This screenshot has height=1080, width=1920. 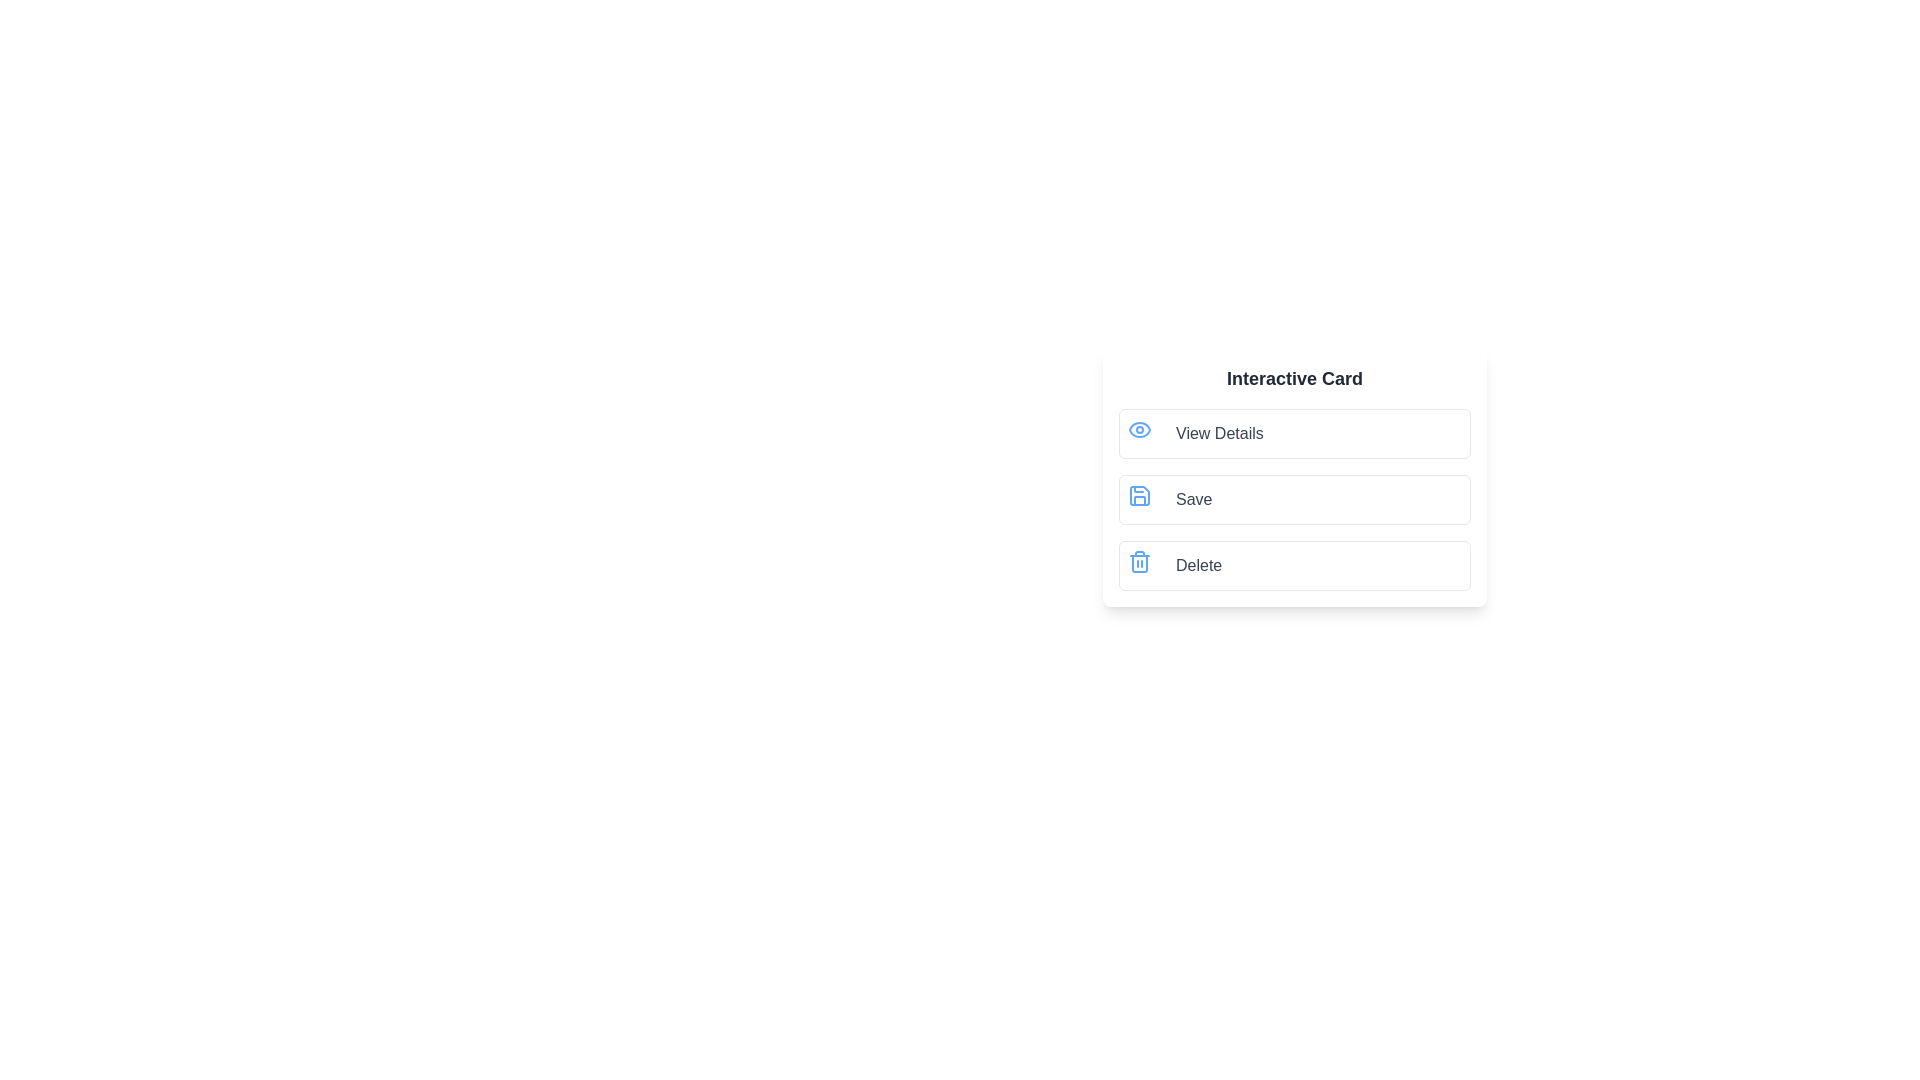 What do you see at coordinates (1194, 499) in the screenshot?
I see `the 'Save' text label, which is part of the second button in a vertical stack of three buttons, styled with a medium-weight, gray font adjacent to an icon` at bounding box center [1194, 499].